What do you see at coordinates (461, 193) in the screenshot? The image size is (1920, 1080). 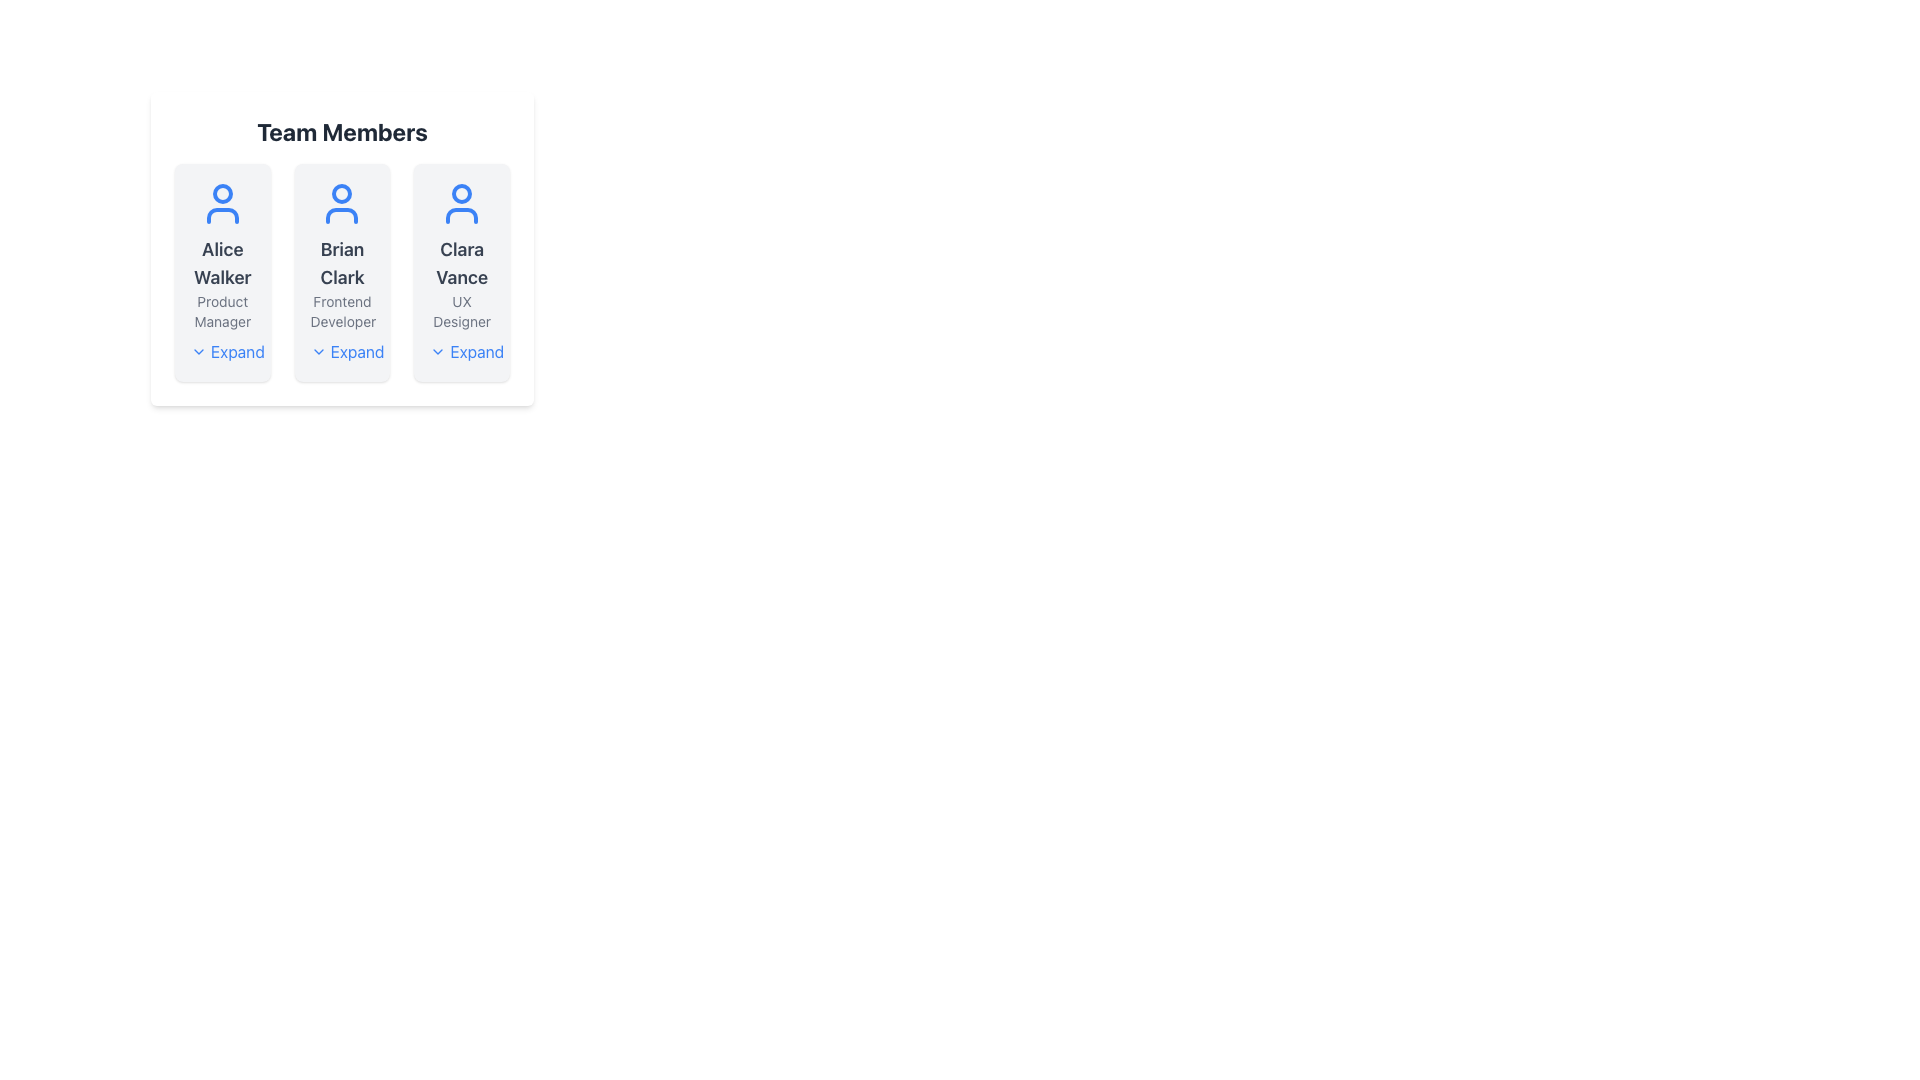 I see `the circular decorative element above the avatar of 'Clara Vance' in the user card, which is located at the top section of the icon representing a person` at bounding box center [461, 193].